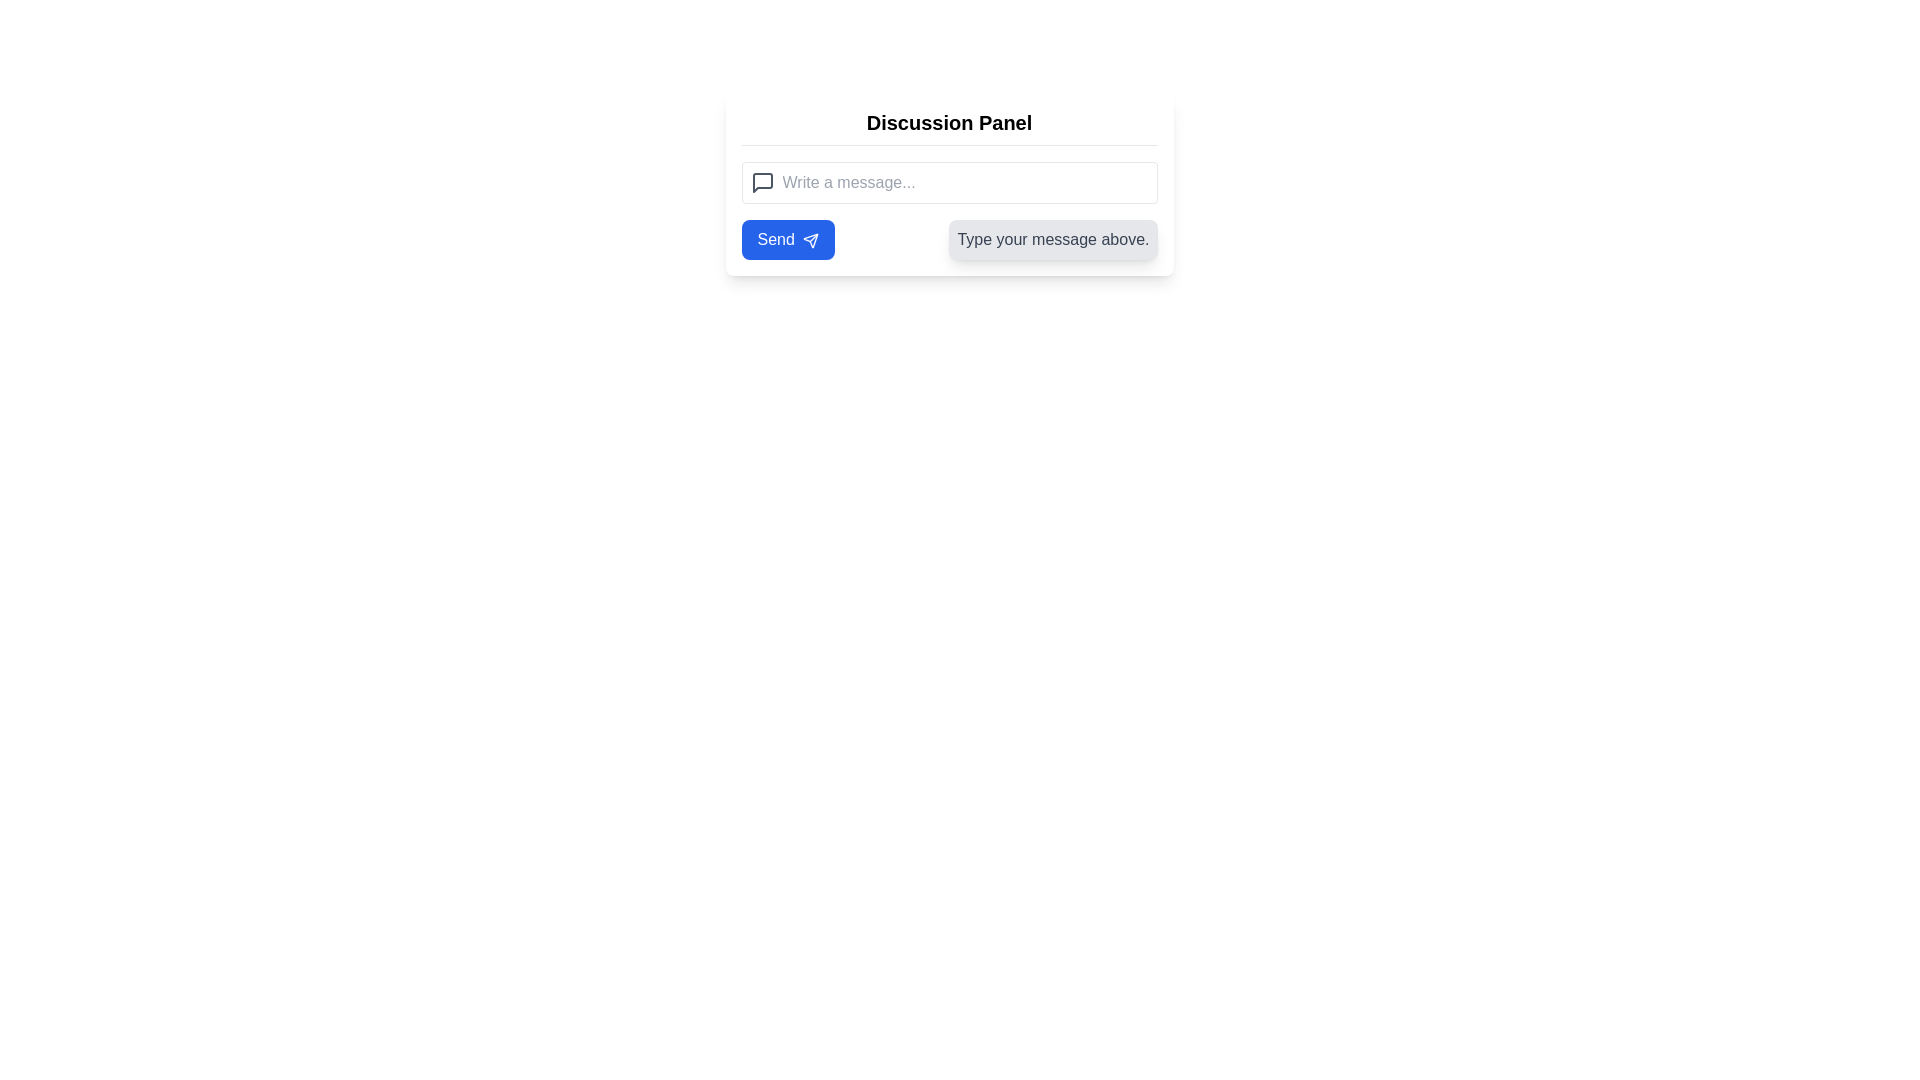 Image resolution: width=1920 pixels, height=1080 pixels. What do you see at coordinates (811, 239) in the screenshot?
I see `the 'Send' icon located to the right of the 'Send' text button in the bottom-left corner of the panel for its symbolic function of sending messages` at bounding box center [811, 239].